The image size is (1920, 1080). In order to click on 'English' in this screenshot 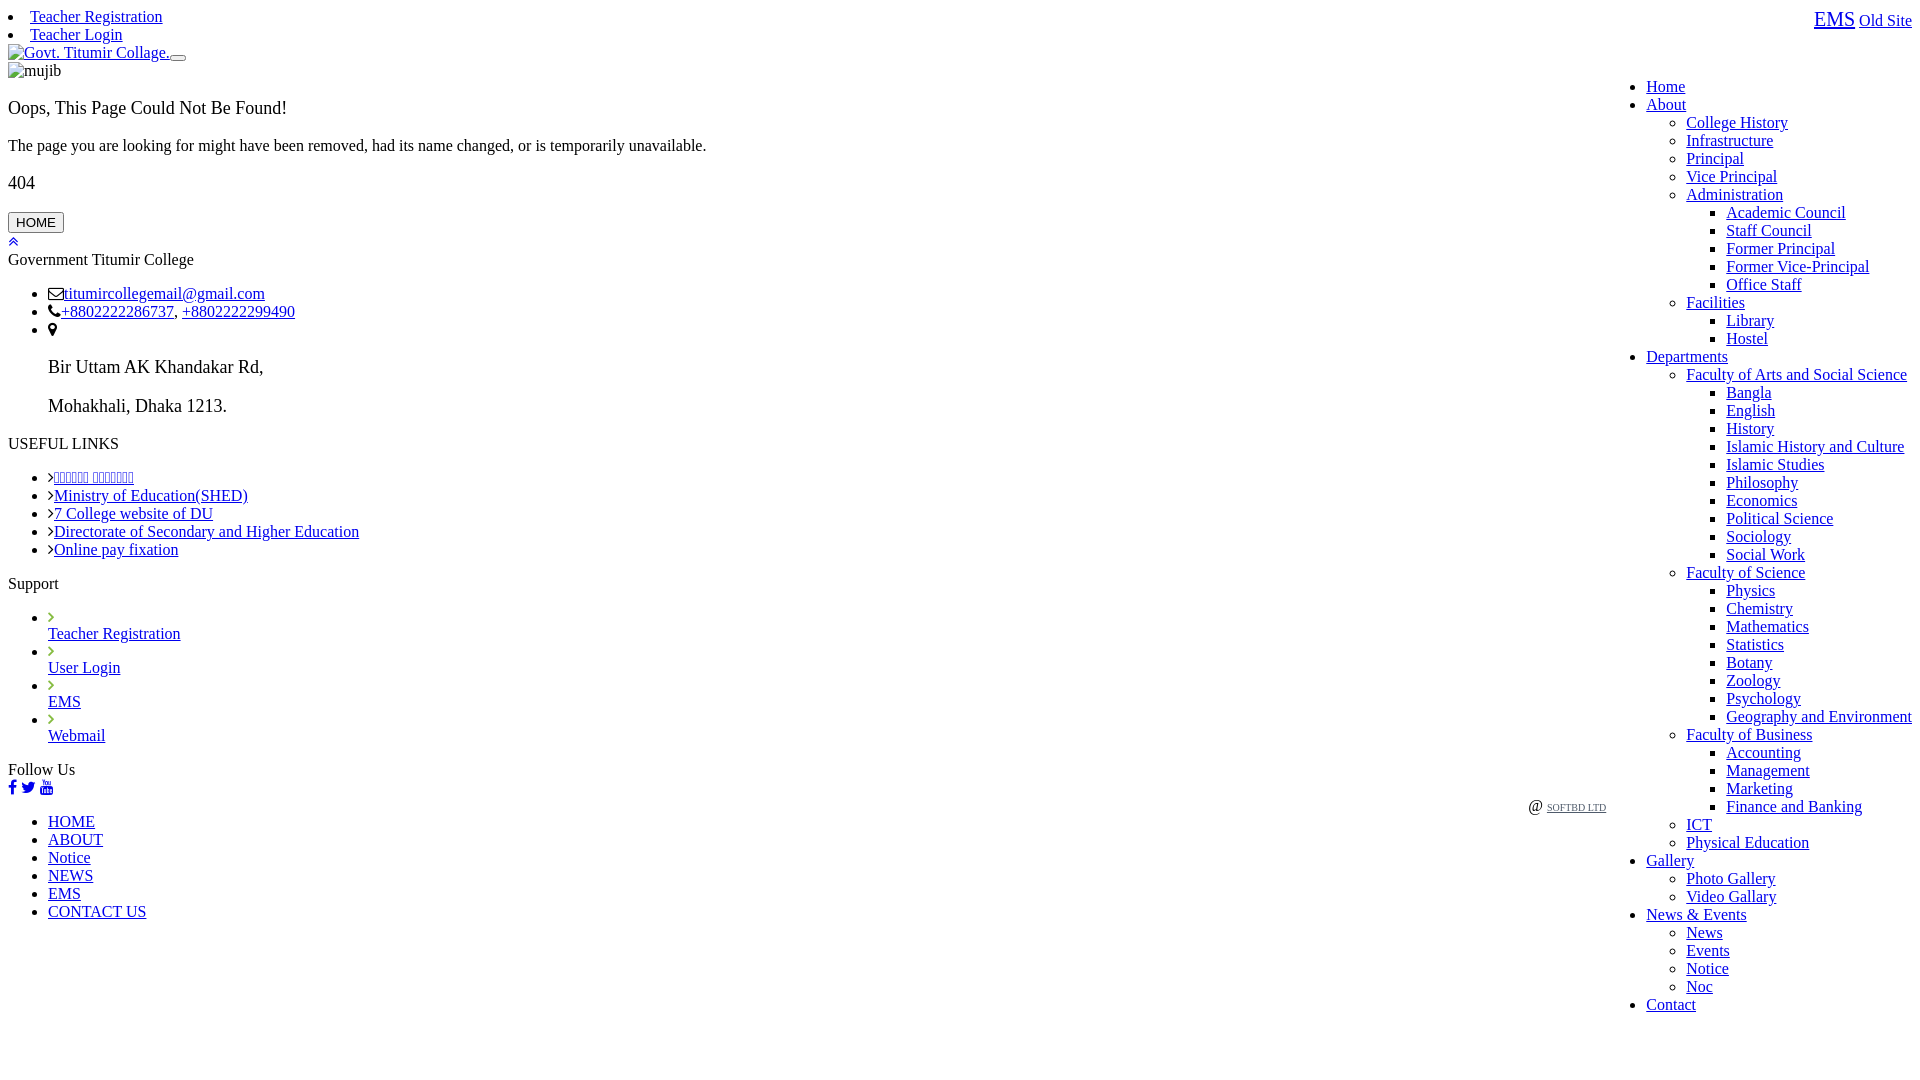, I will do `click(1749, 409)`.